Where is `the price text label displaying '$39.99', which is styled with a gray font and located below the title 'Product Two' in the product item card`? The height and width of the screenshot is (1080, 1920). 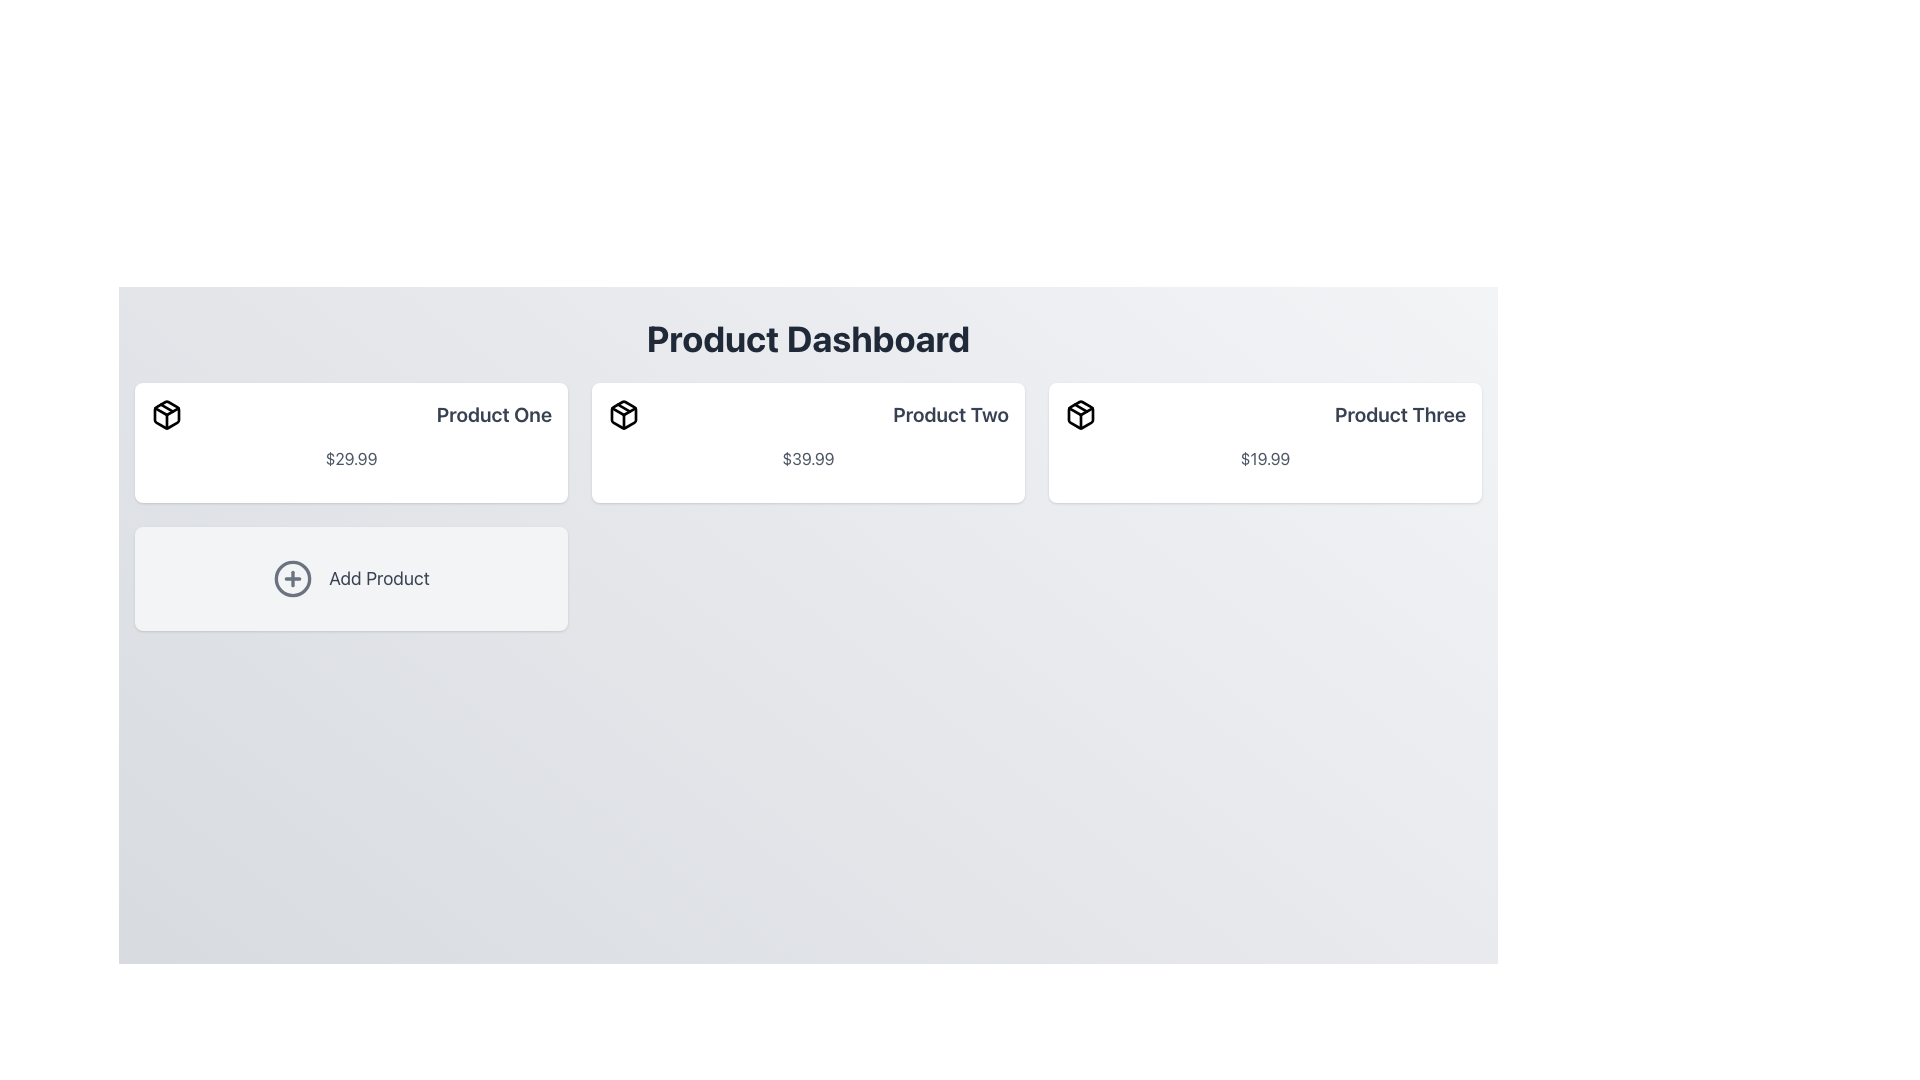
the price text label displaying '$39.99', which is styled with a gray font and located below the title 'Product Two' in the product item card is located at coordinates (808, 459).